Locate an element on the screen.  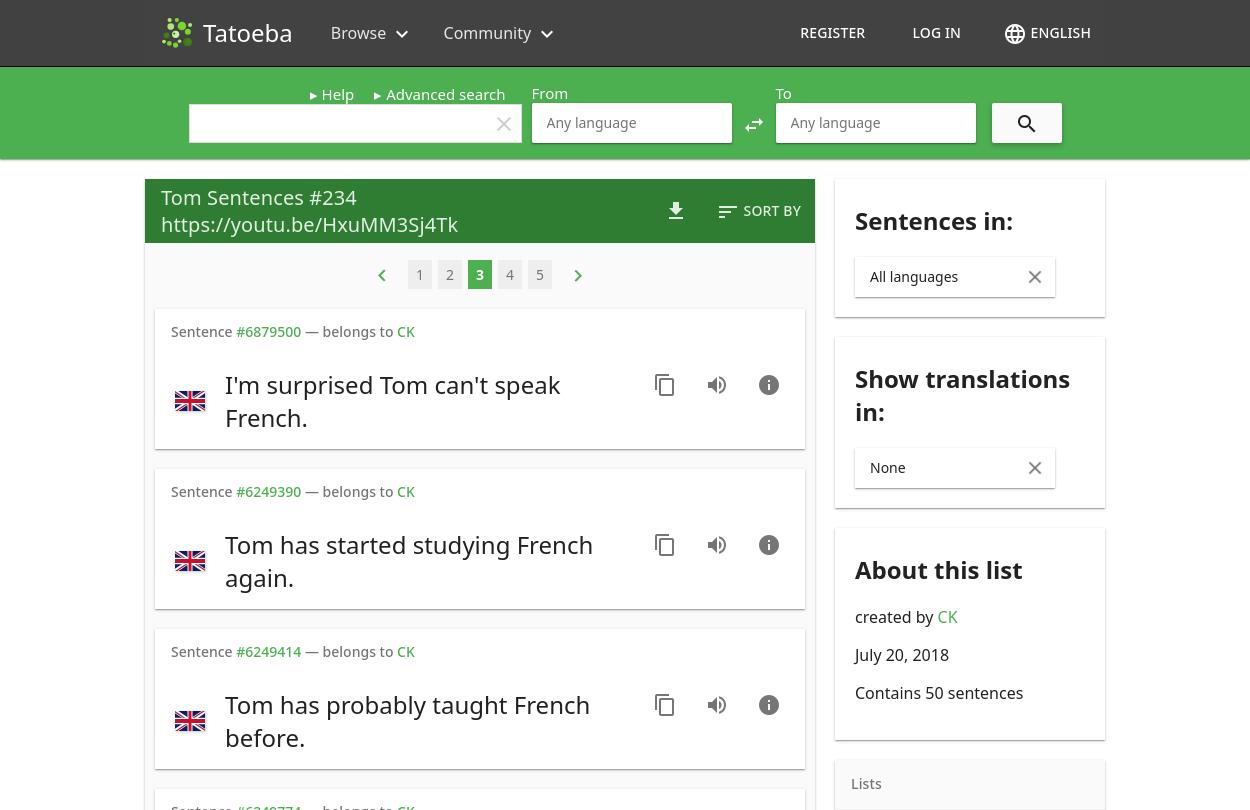
'#6249390' is located at coordinates (268, 491).